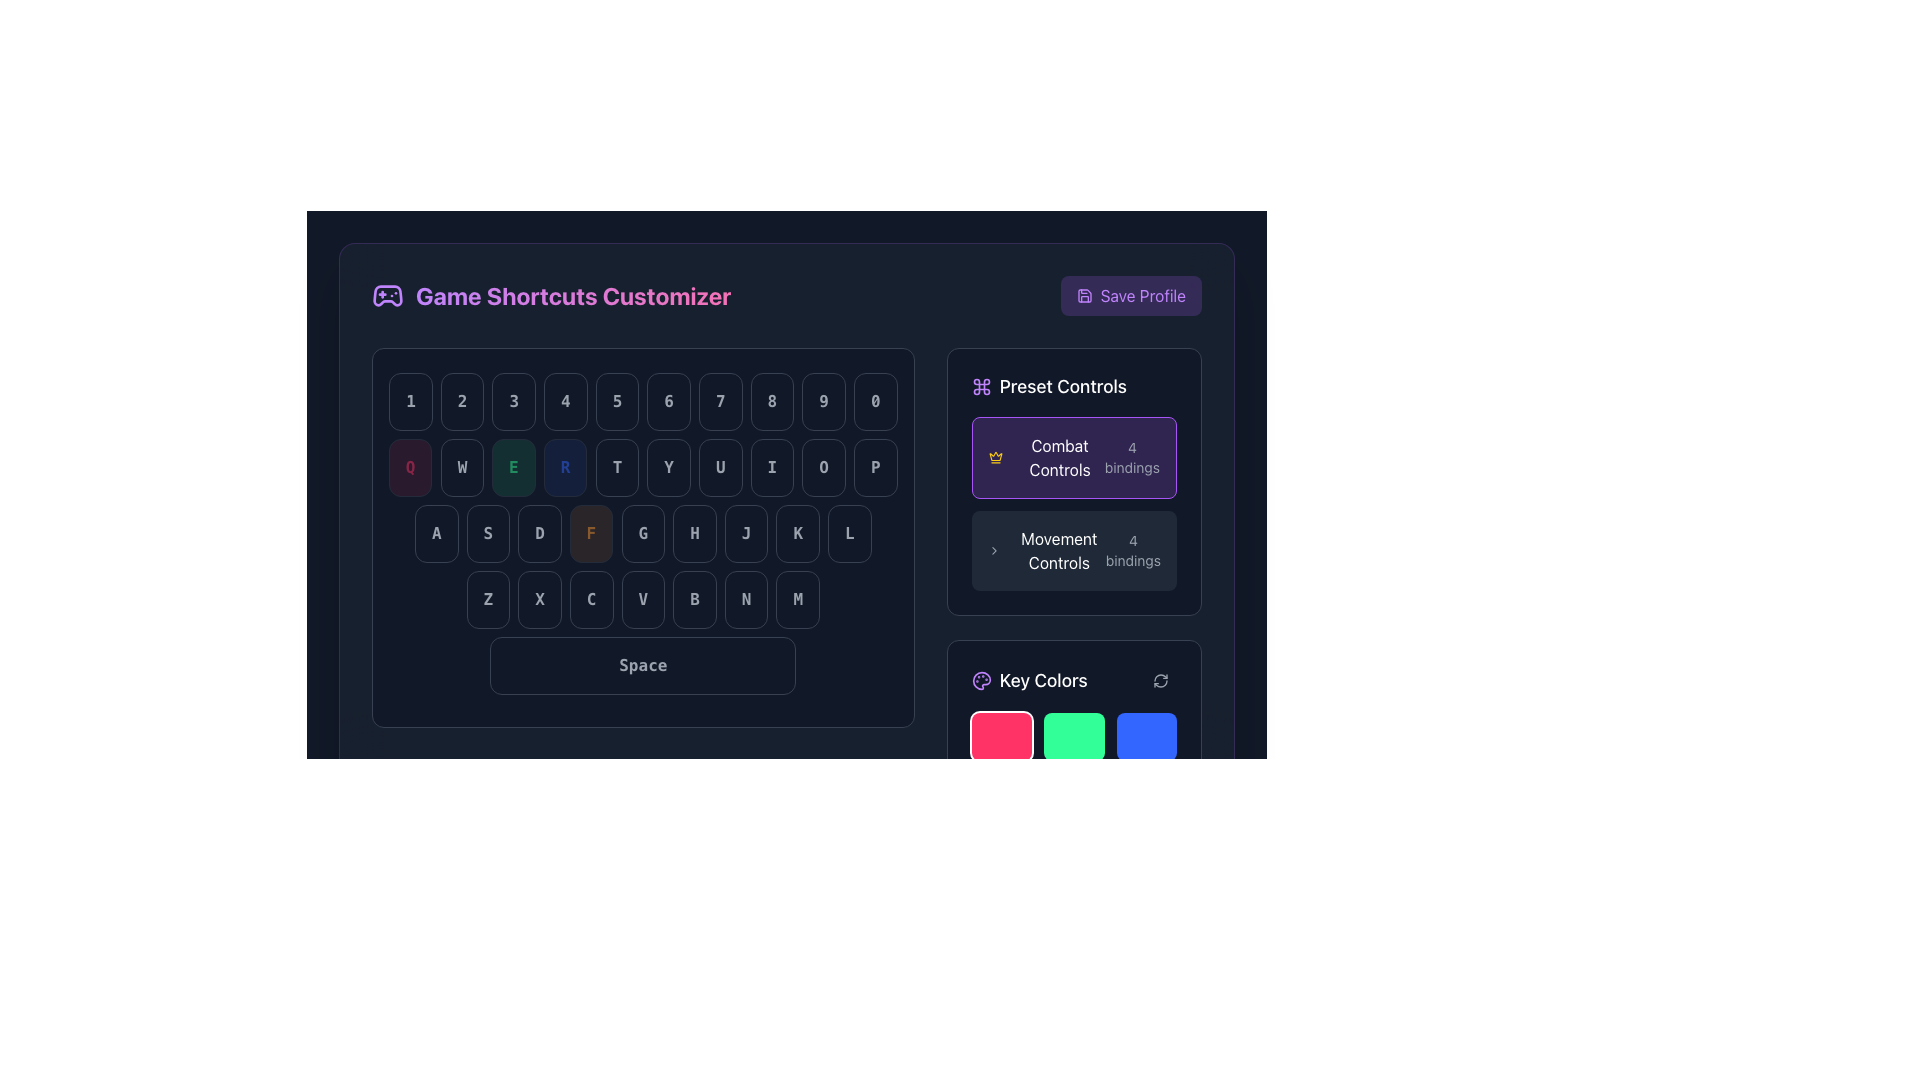 The height and width of the screenshot is (1080, 1920). I want to click on the static text element displaying '4 bindings,' located in the bottom-right corner of the 'Movement Controls' section in the 'Preset Controls' panel, so click(1133, 551).